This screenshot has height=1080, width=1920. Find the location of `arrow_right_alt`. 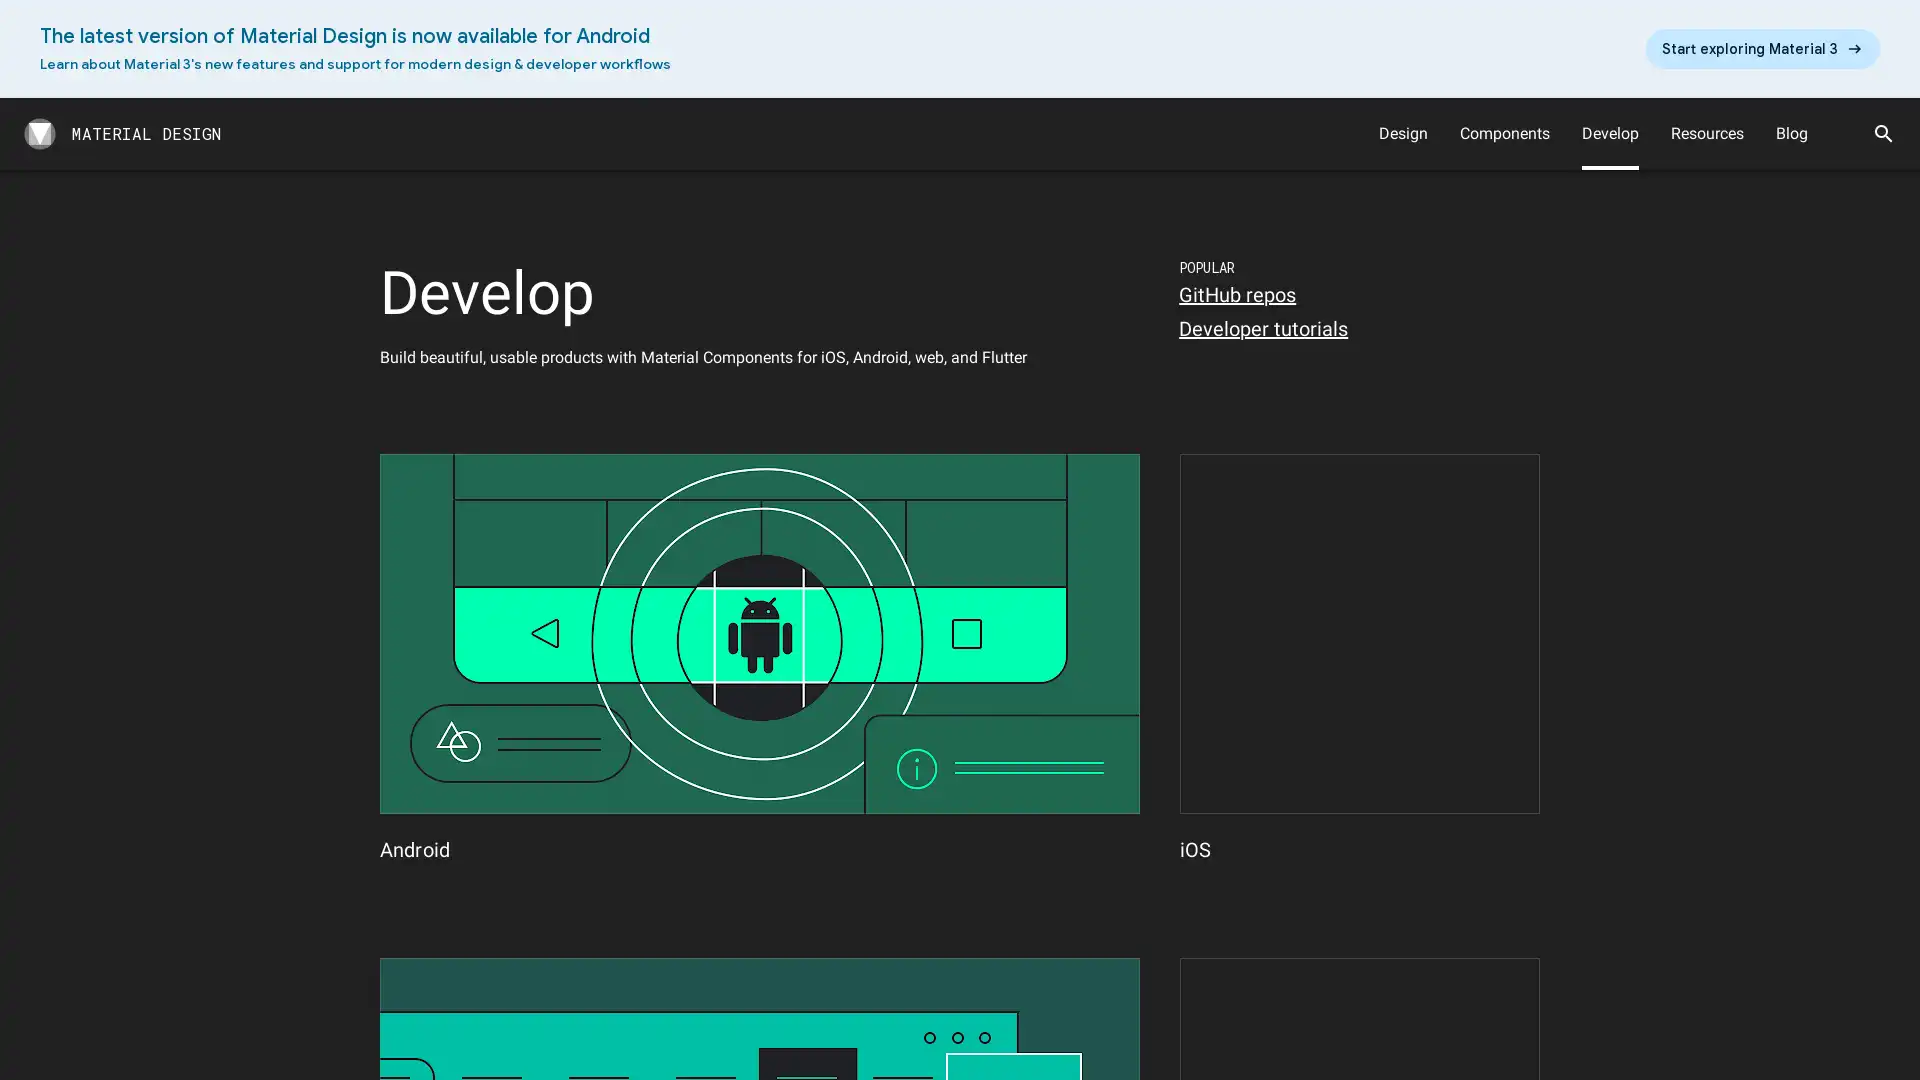

arrow_right_alt is located at coordinates (1762, 48).